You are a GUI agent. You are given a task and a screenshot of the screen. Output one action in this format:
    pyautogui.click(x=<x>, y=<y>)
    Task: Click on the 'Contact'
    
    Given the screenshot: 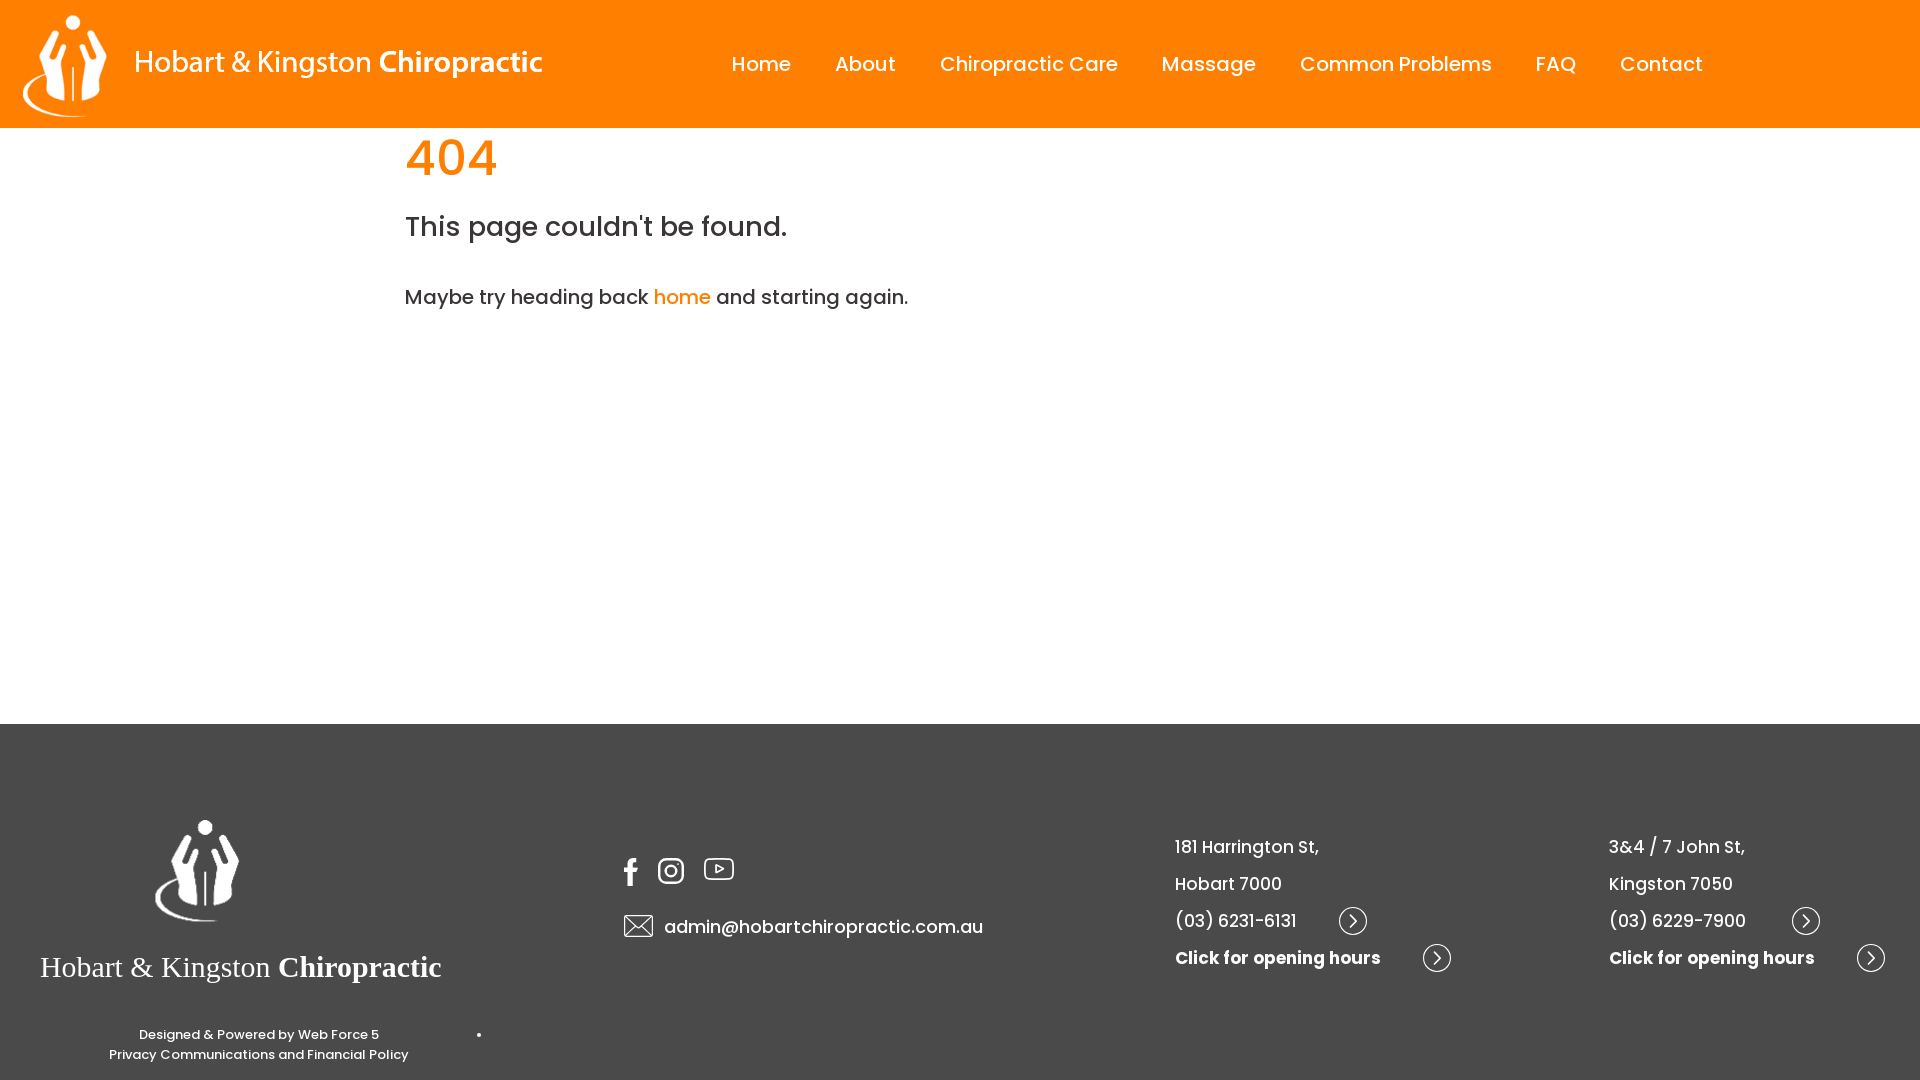 What is the action you would take?
    pyautogui.click(x=1661, y=63)
    